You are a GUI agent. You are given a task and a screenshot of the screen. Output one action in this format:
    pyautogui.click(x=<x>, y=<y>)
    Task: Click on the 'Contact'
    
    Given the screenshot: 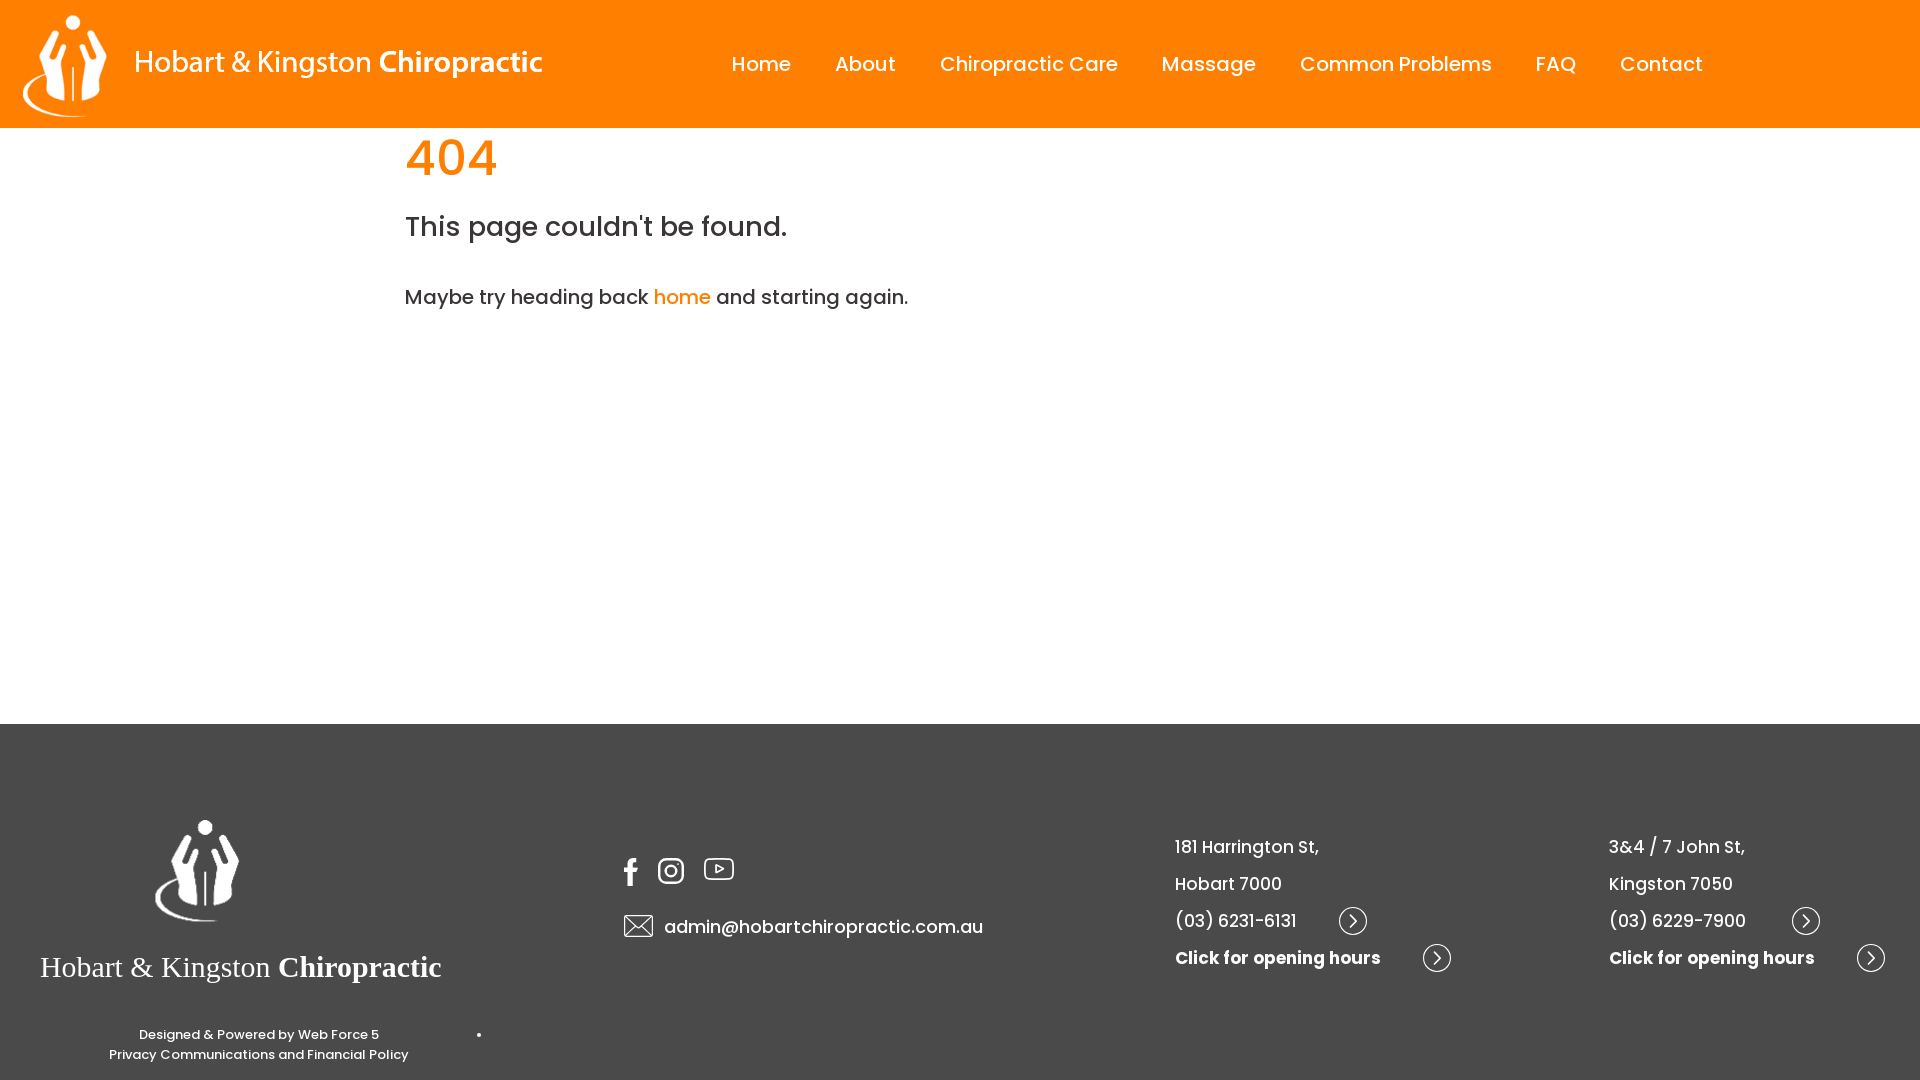 What is the action you would take?
    pyautogui.click(x=1661, y=63)
    